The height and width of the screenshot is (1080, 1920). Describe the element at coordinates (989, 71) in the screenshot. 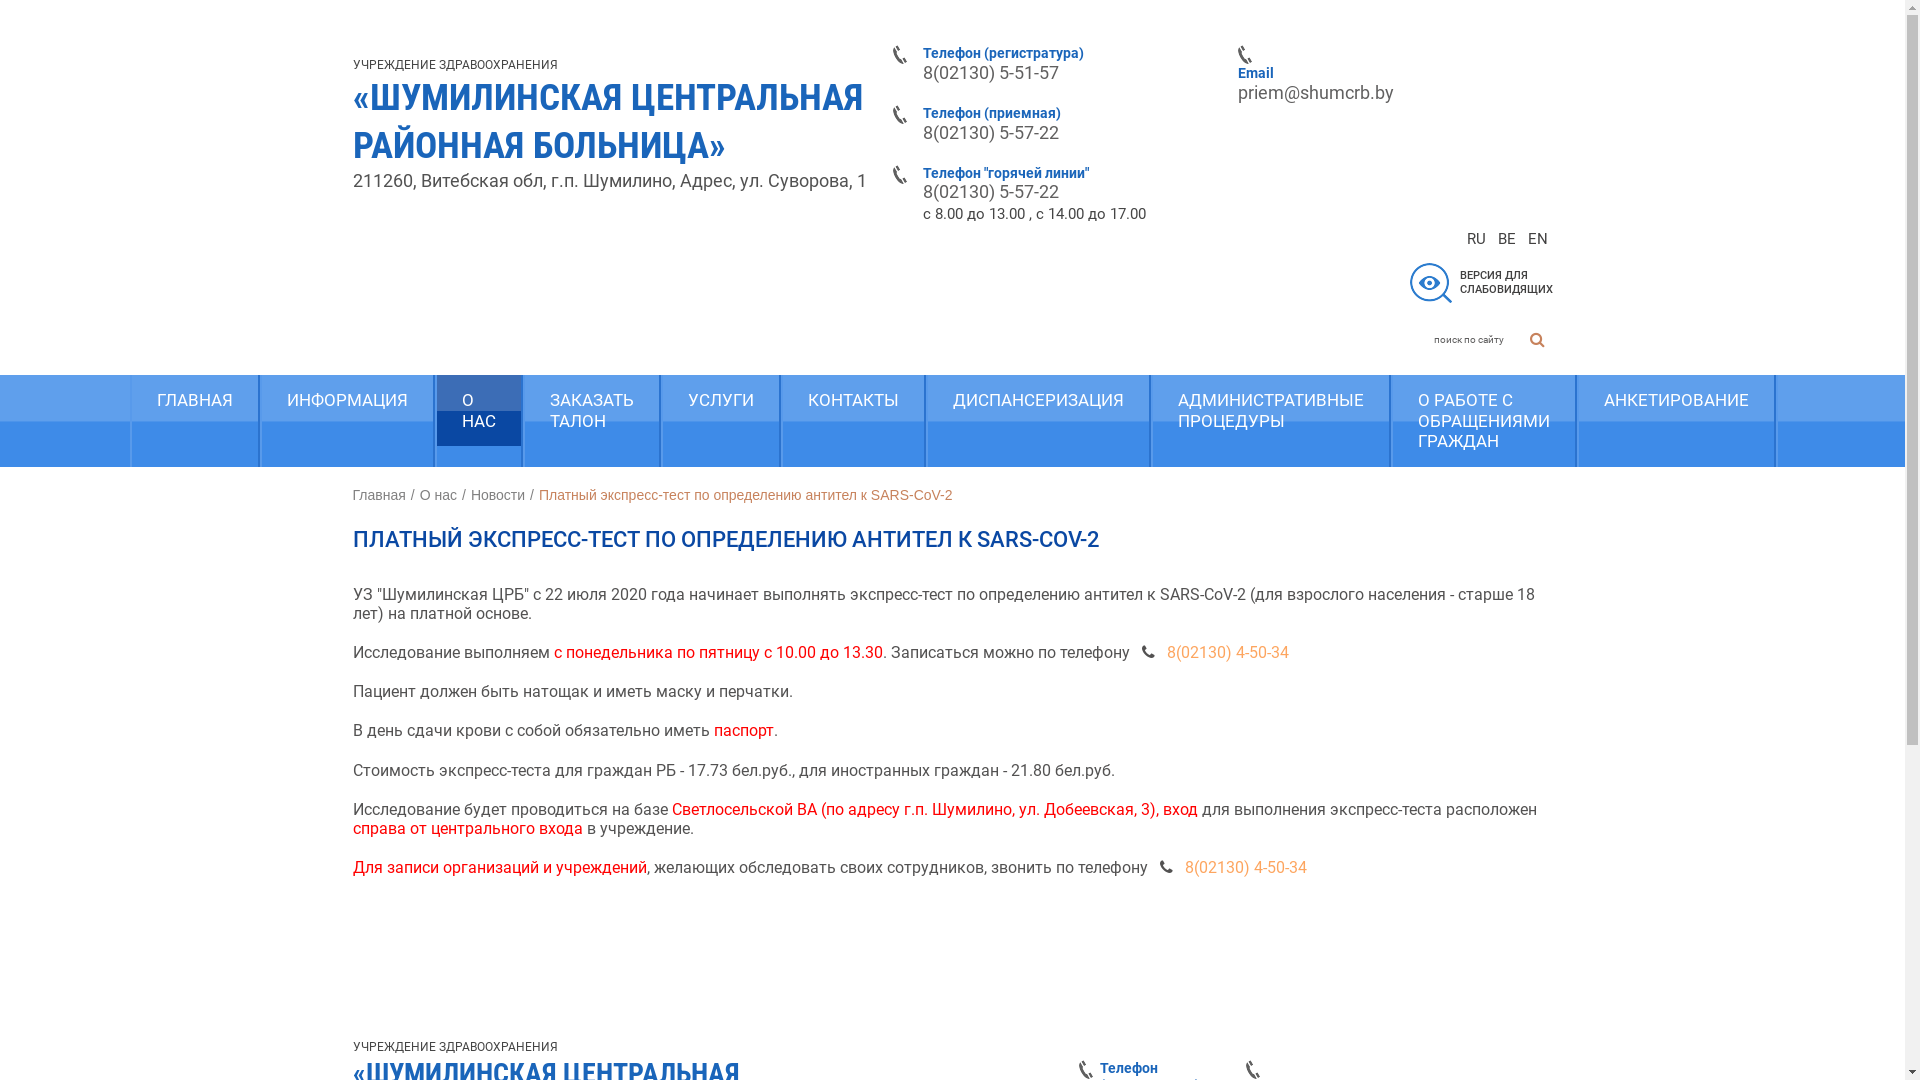

I see `'8(02130) 5-51-57'` at that location.